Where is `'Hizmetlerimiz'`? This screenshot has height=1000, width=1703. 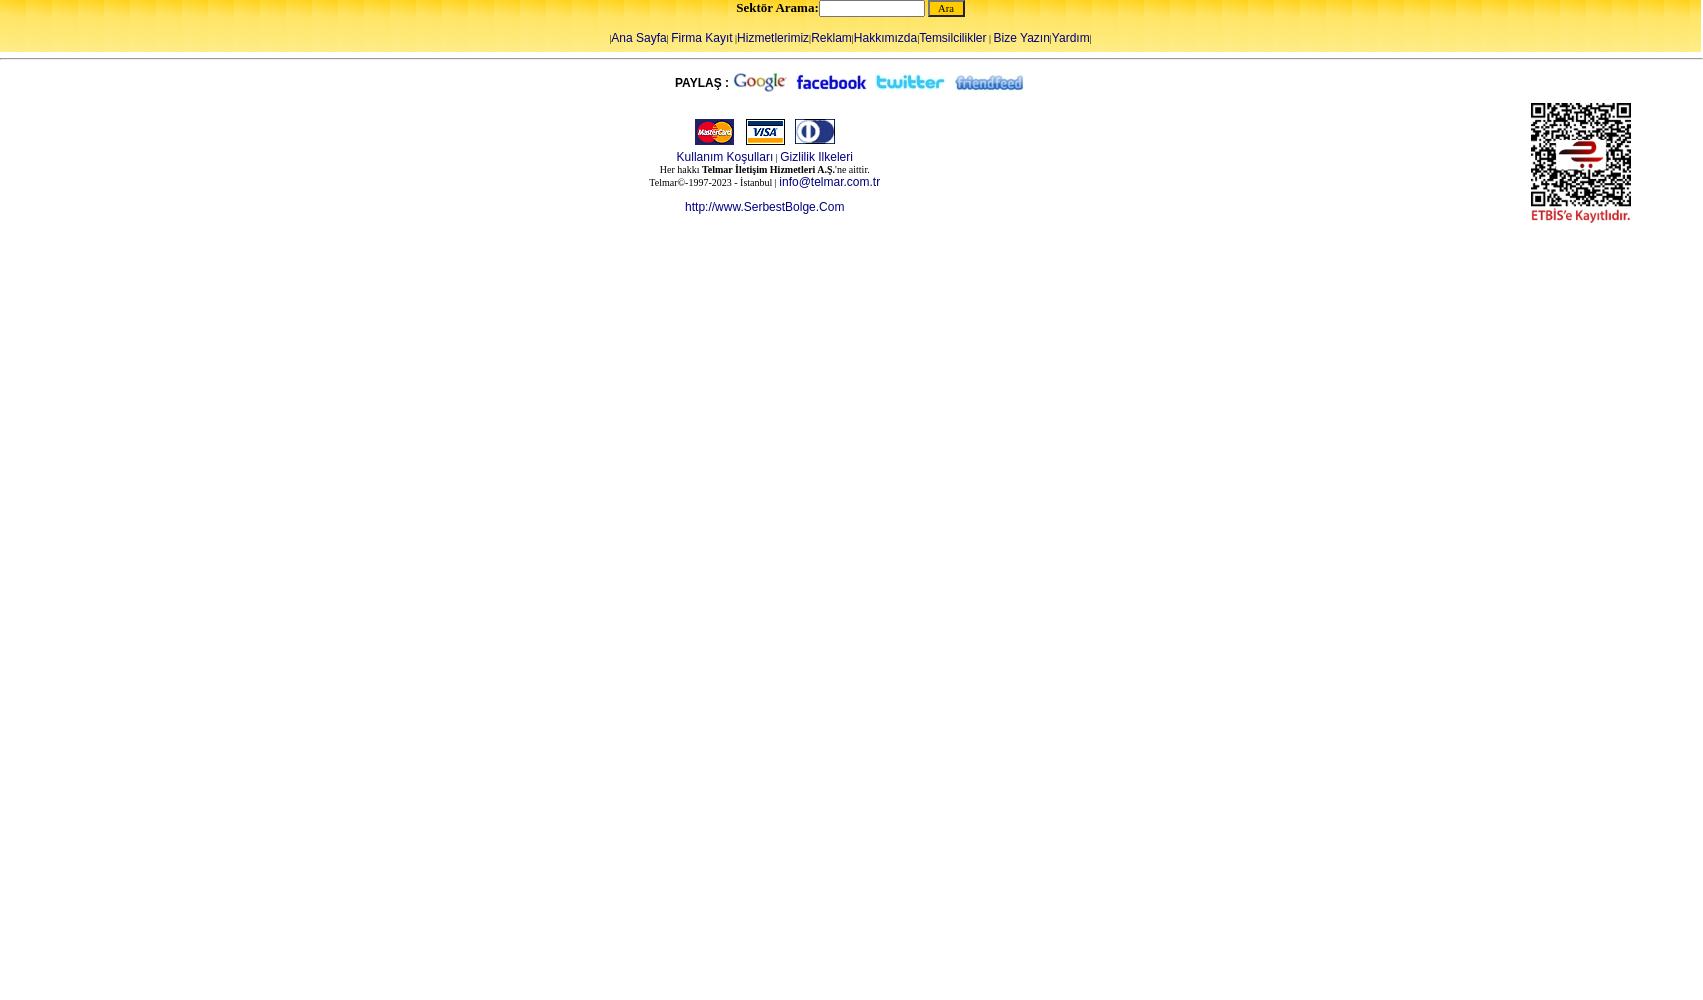 'Hizmetlerimiz' is located at coordinates (772, 38).